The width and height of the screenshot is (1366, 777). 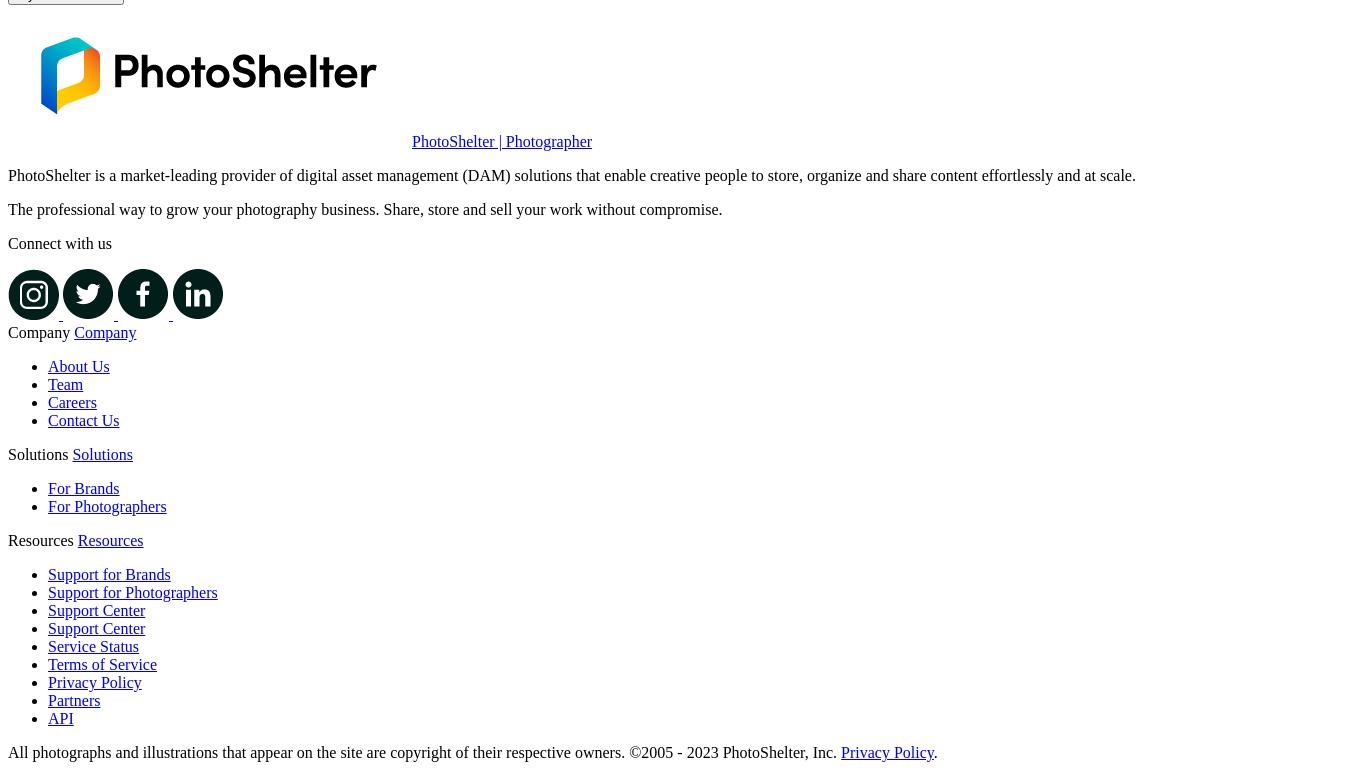 What do you see at coordinates (8, 208) in the screenshot?
I see `'The professional way to grow your photography business. Share, store and sell your work without compromise.'` at bounding box center [8, 208].